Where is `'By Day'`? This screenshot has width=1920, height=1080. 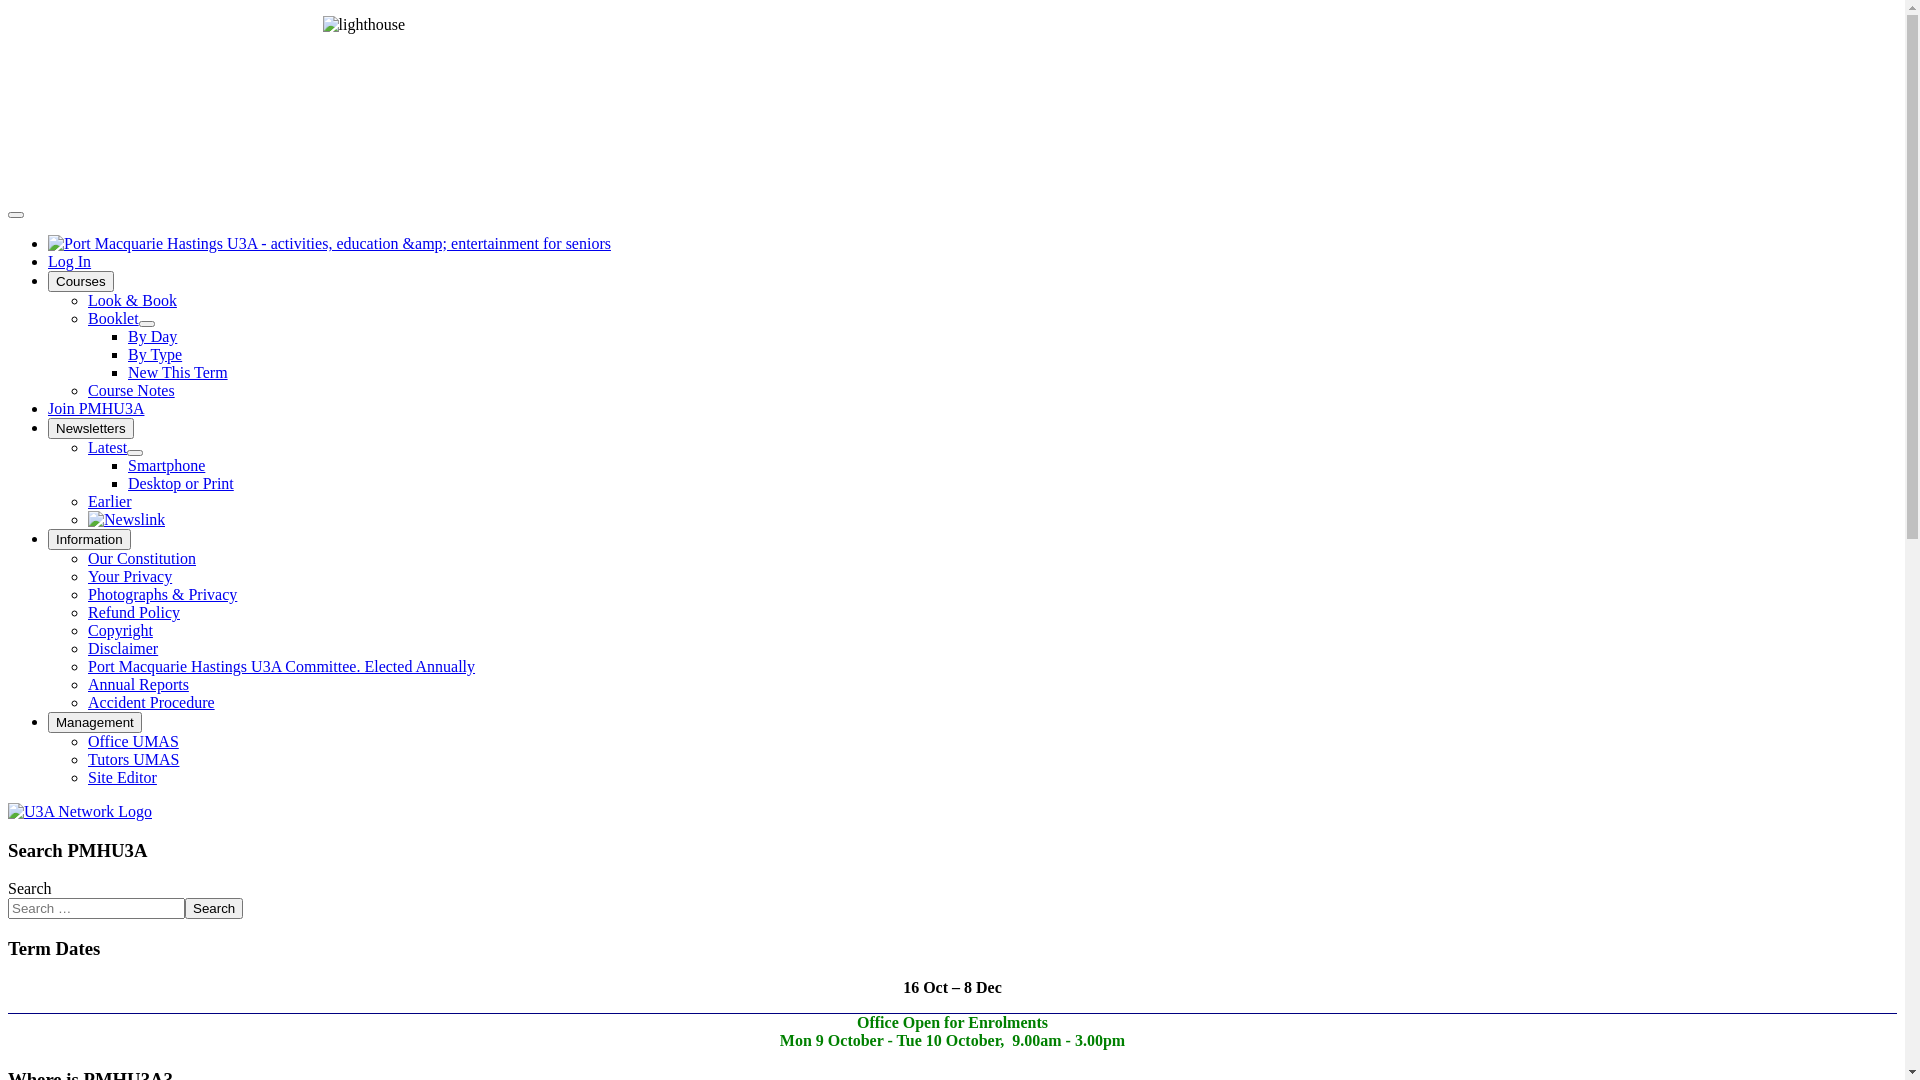 'By Day' is located at coordinates (151, 335).